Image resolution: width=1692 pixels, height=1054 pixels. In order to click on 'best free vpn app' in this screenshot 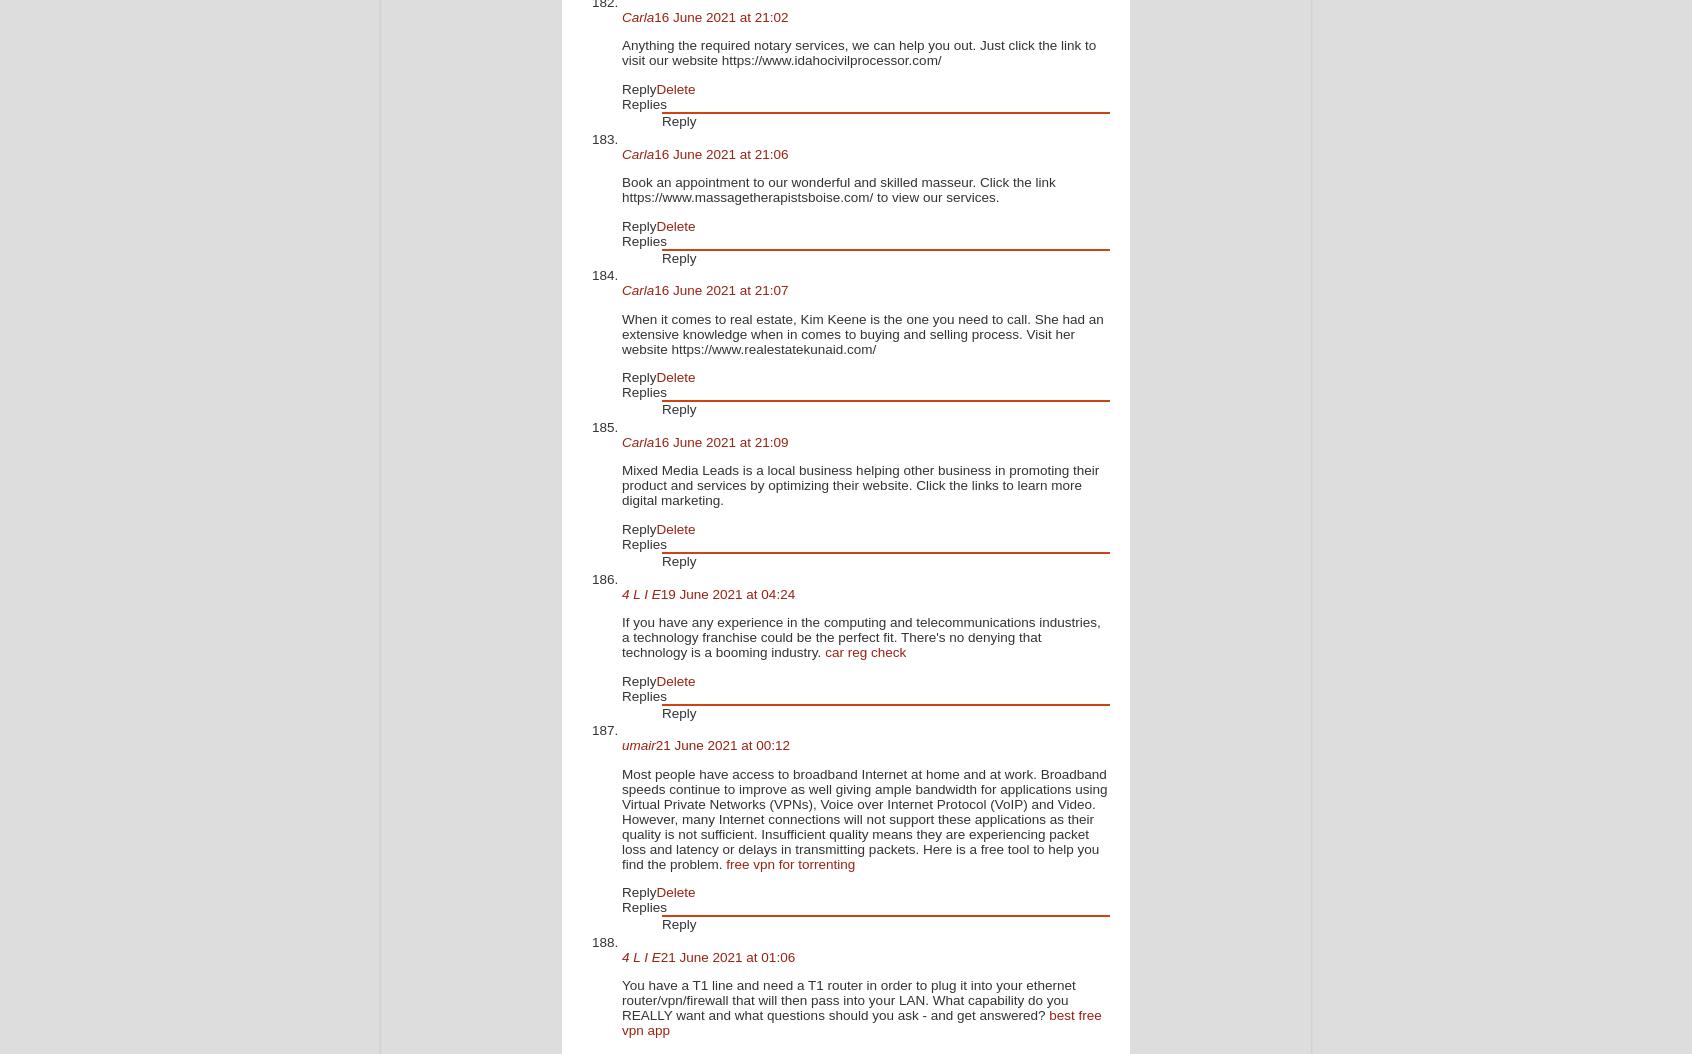, I will do `click(860, 1022)`.